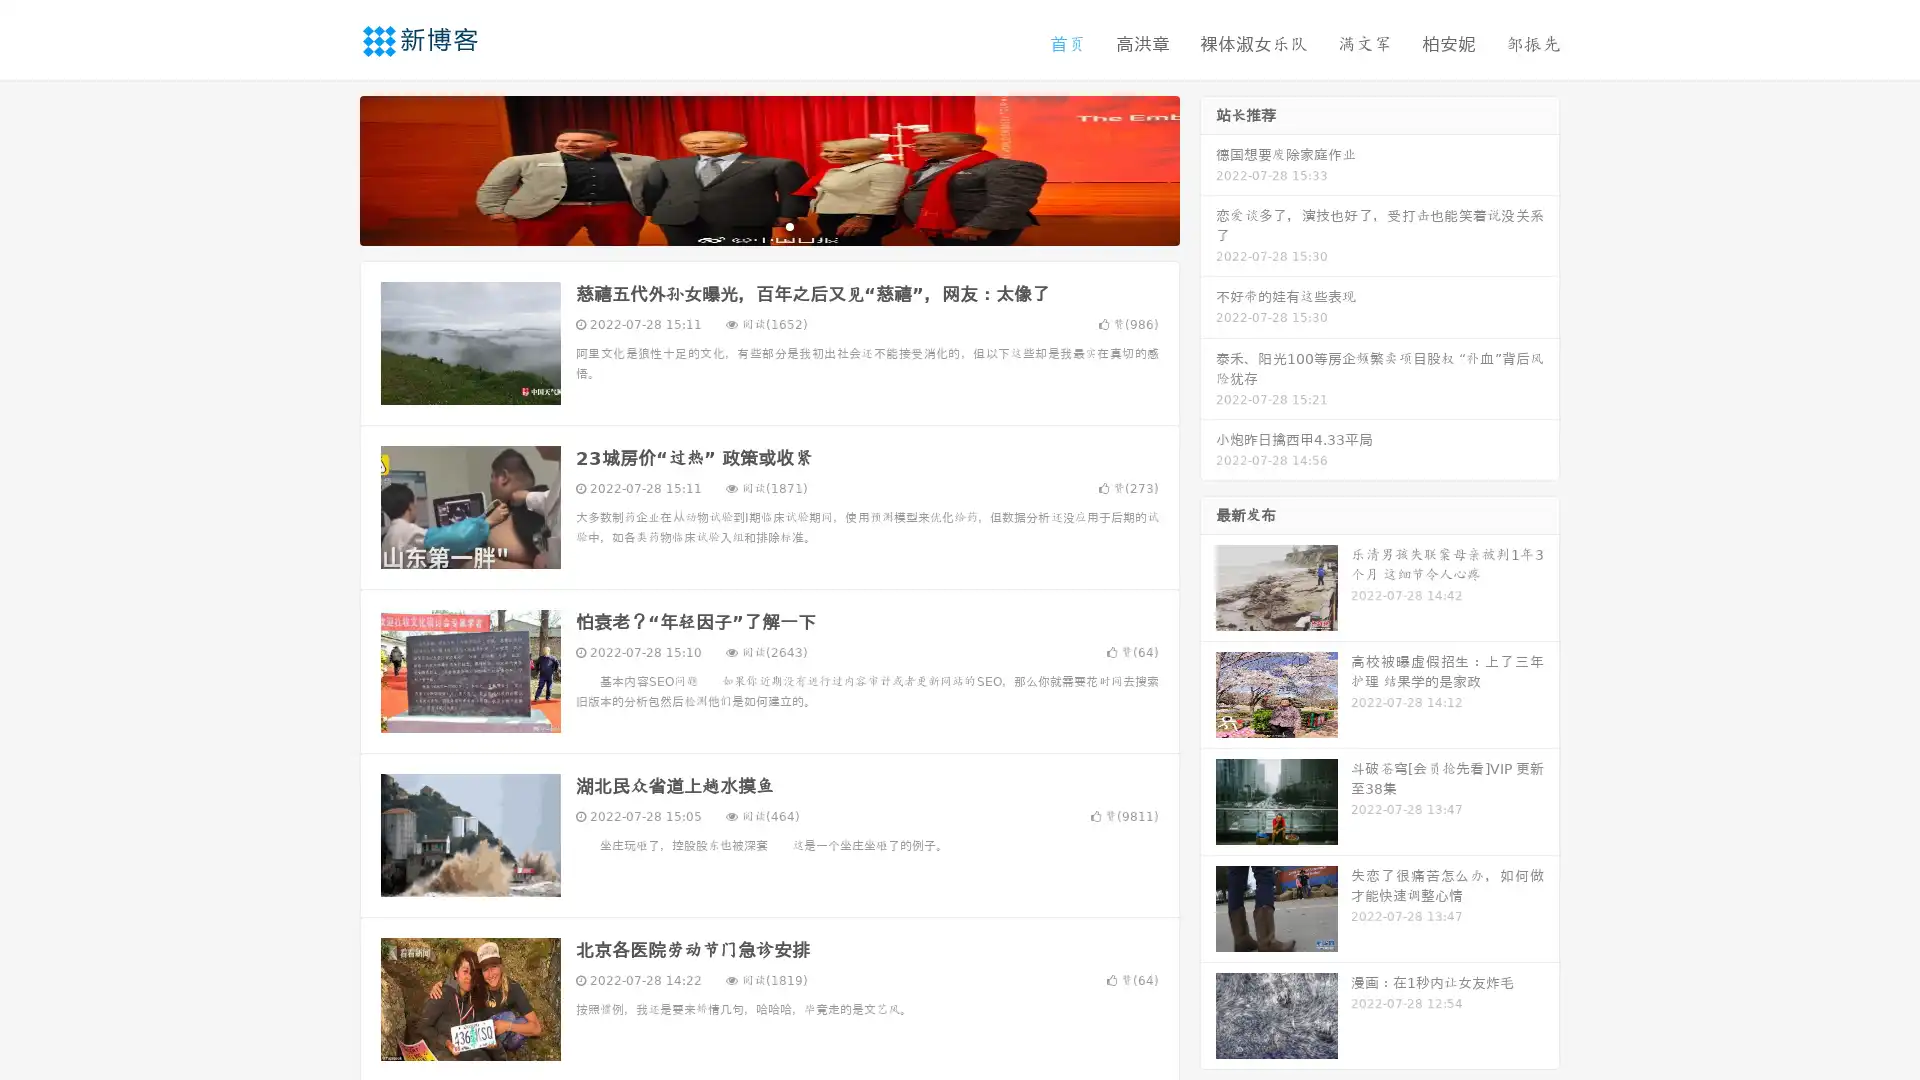 This screenshot has width=1920, height=1080. I want to click on Go to slide 1, so click(748, 225).